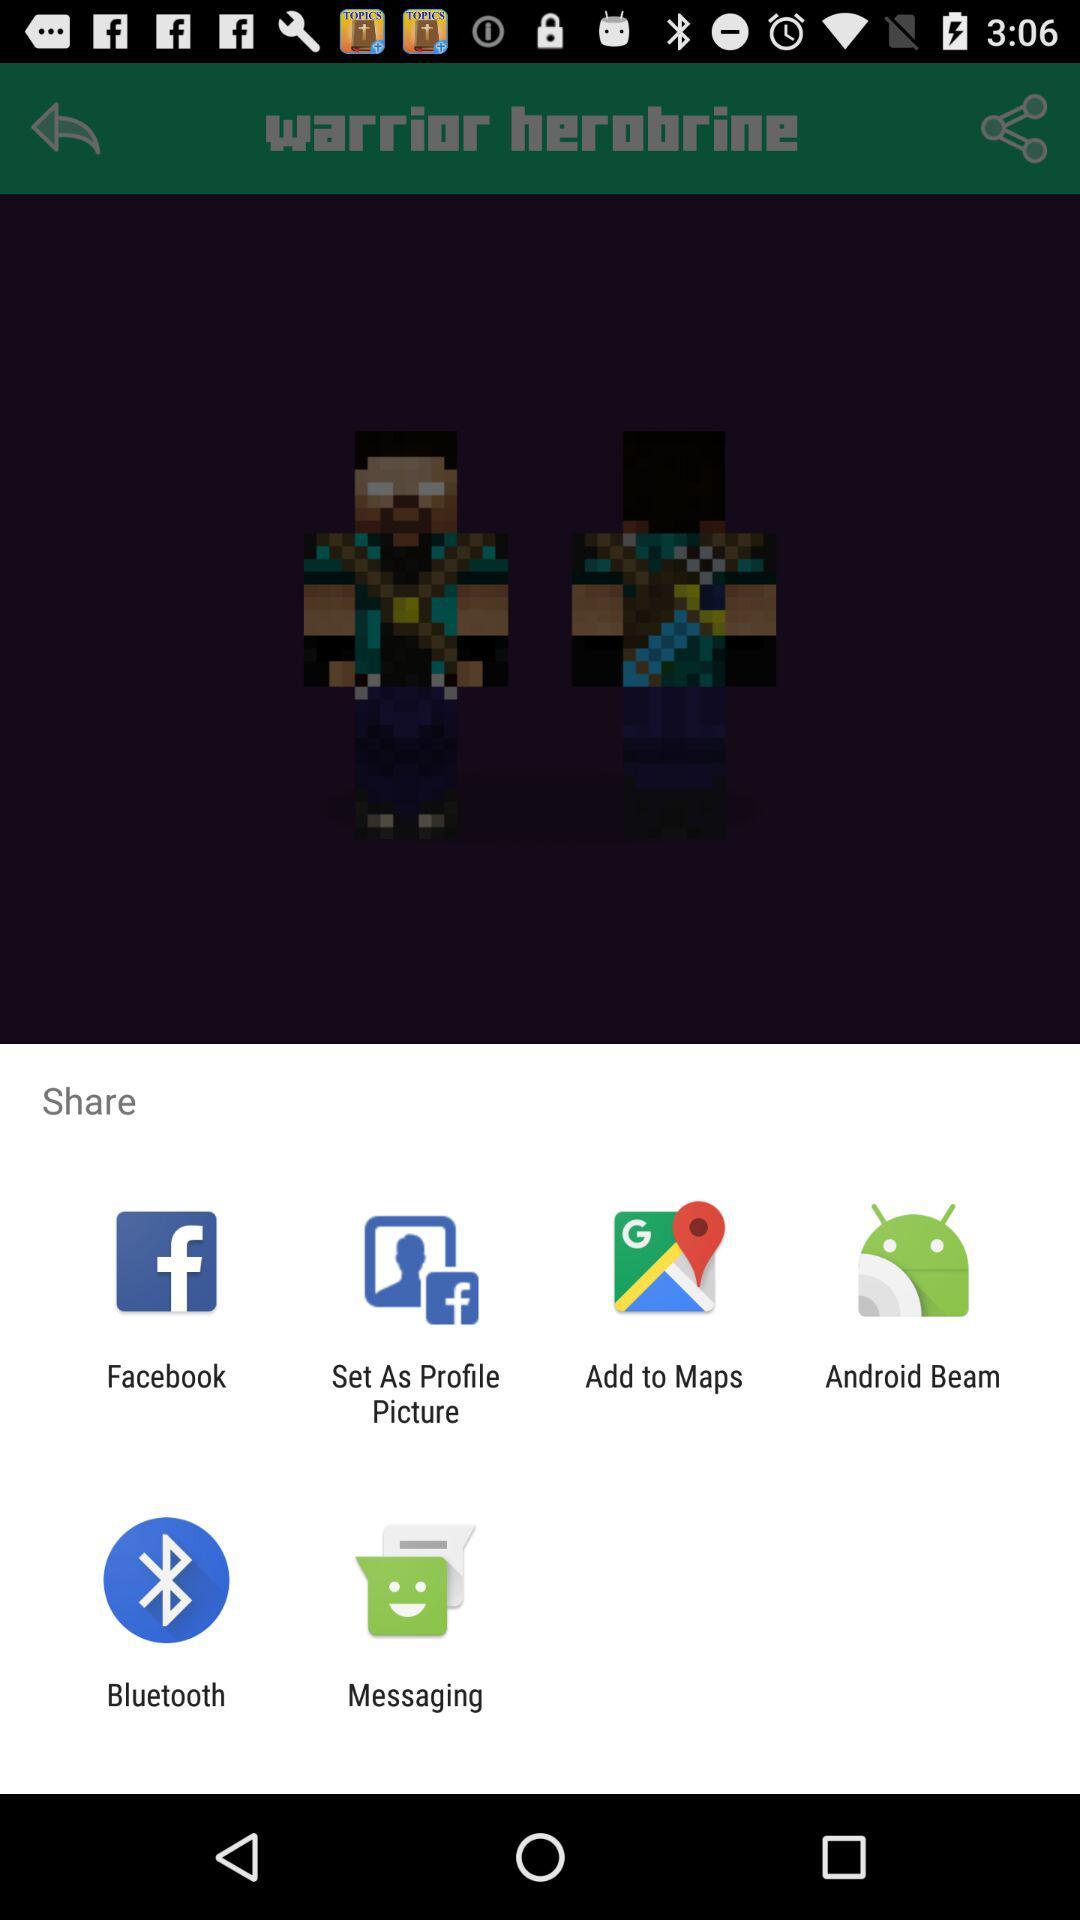 This screenshot has height=1920, width=1080. Describe the element at coordinates (414, 1392) in the screenshot. I see `set as profile` at that location.